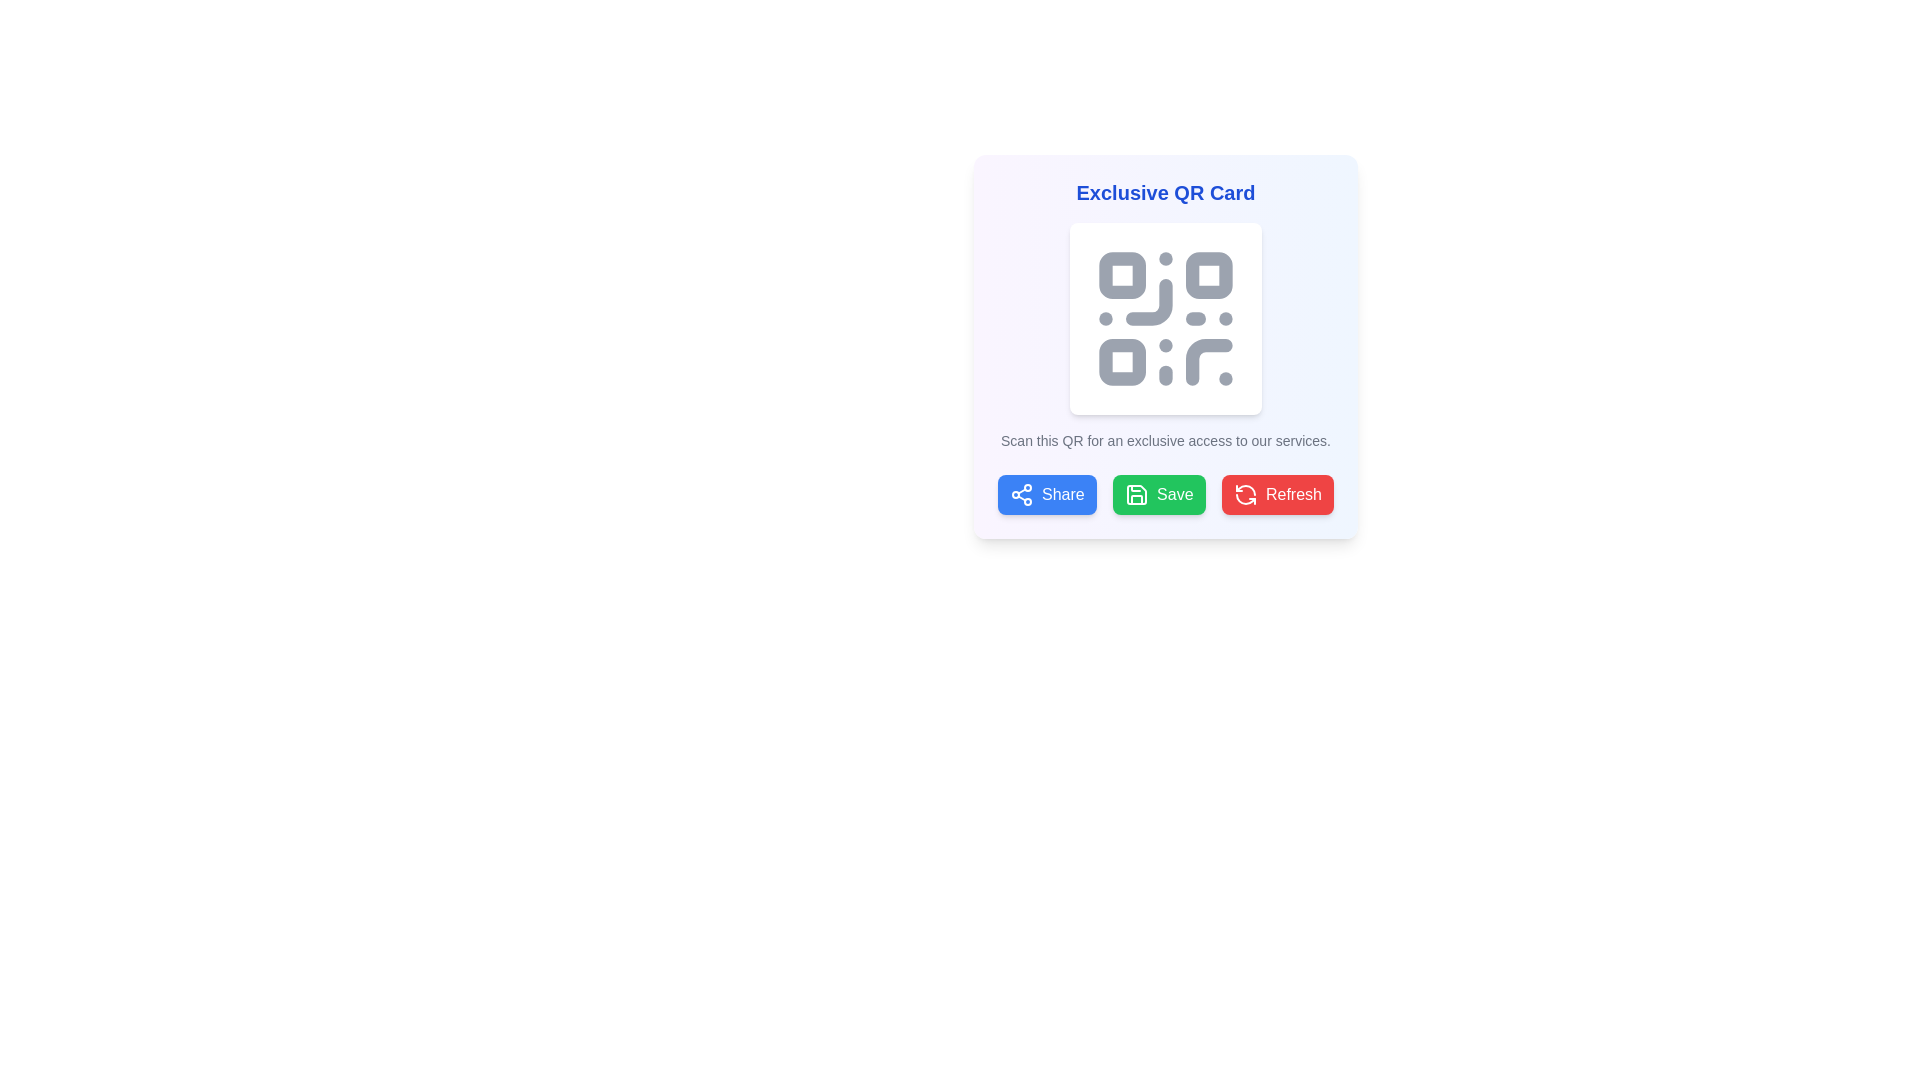 The height and width of the screenshot is (1080, 1920). I want to click on the save icon button with a green background, positioned as the second button from the left in a row of action buttons, to trigger a tooltip display, so click(1137, 494).